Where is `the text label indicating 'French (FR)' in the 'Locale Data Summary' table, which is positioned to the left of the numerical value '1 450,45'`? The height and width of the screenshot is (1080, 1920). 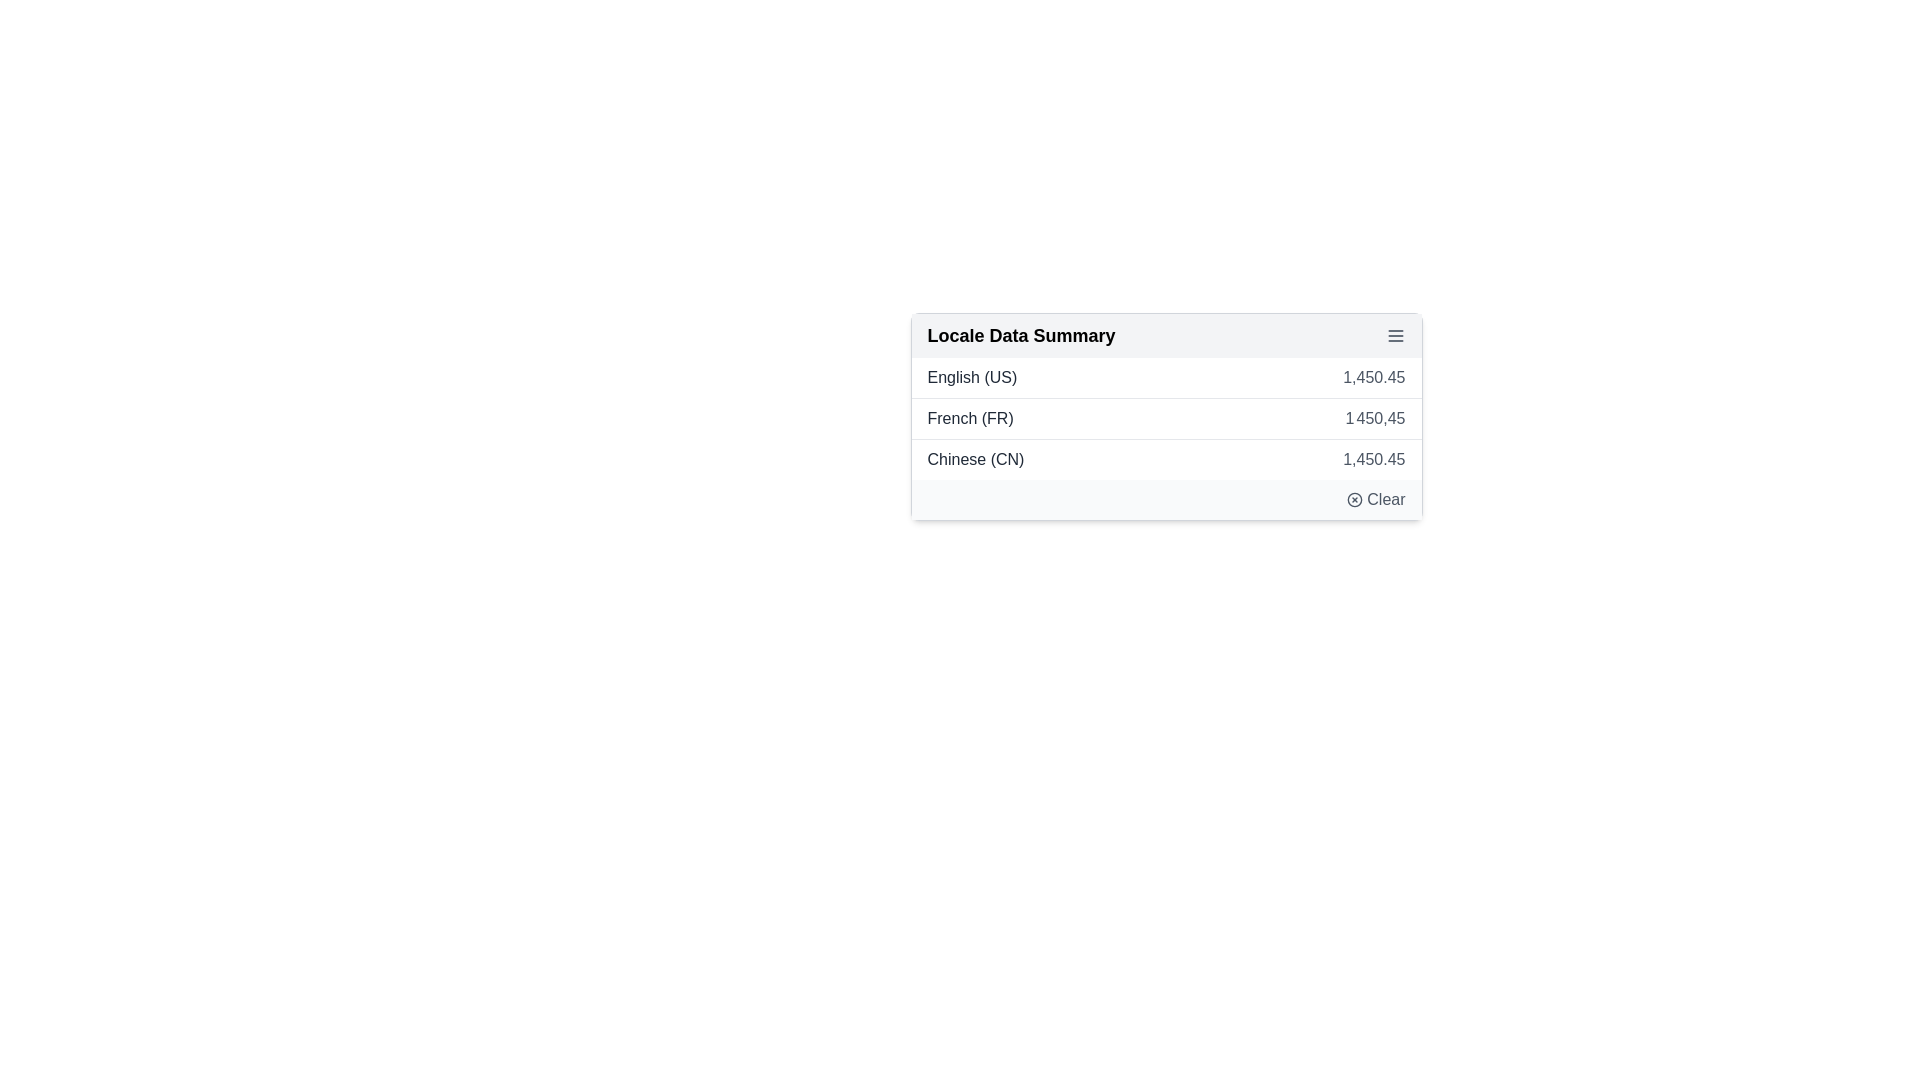
the text label indicating 'French (FR)' in the 'Locale Data Summary' table, which is positioned to the left of the numerical value '1 450,45' is located at coordinates (970, 418).